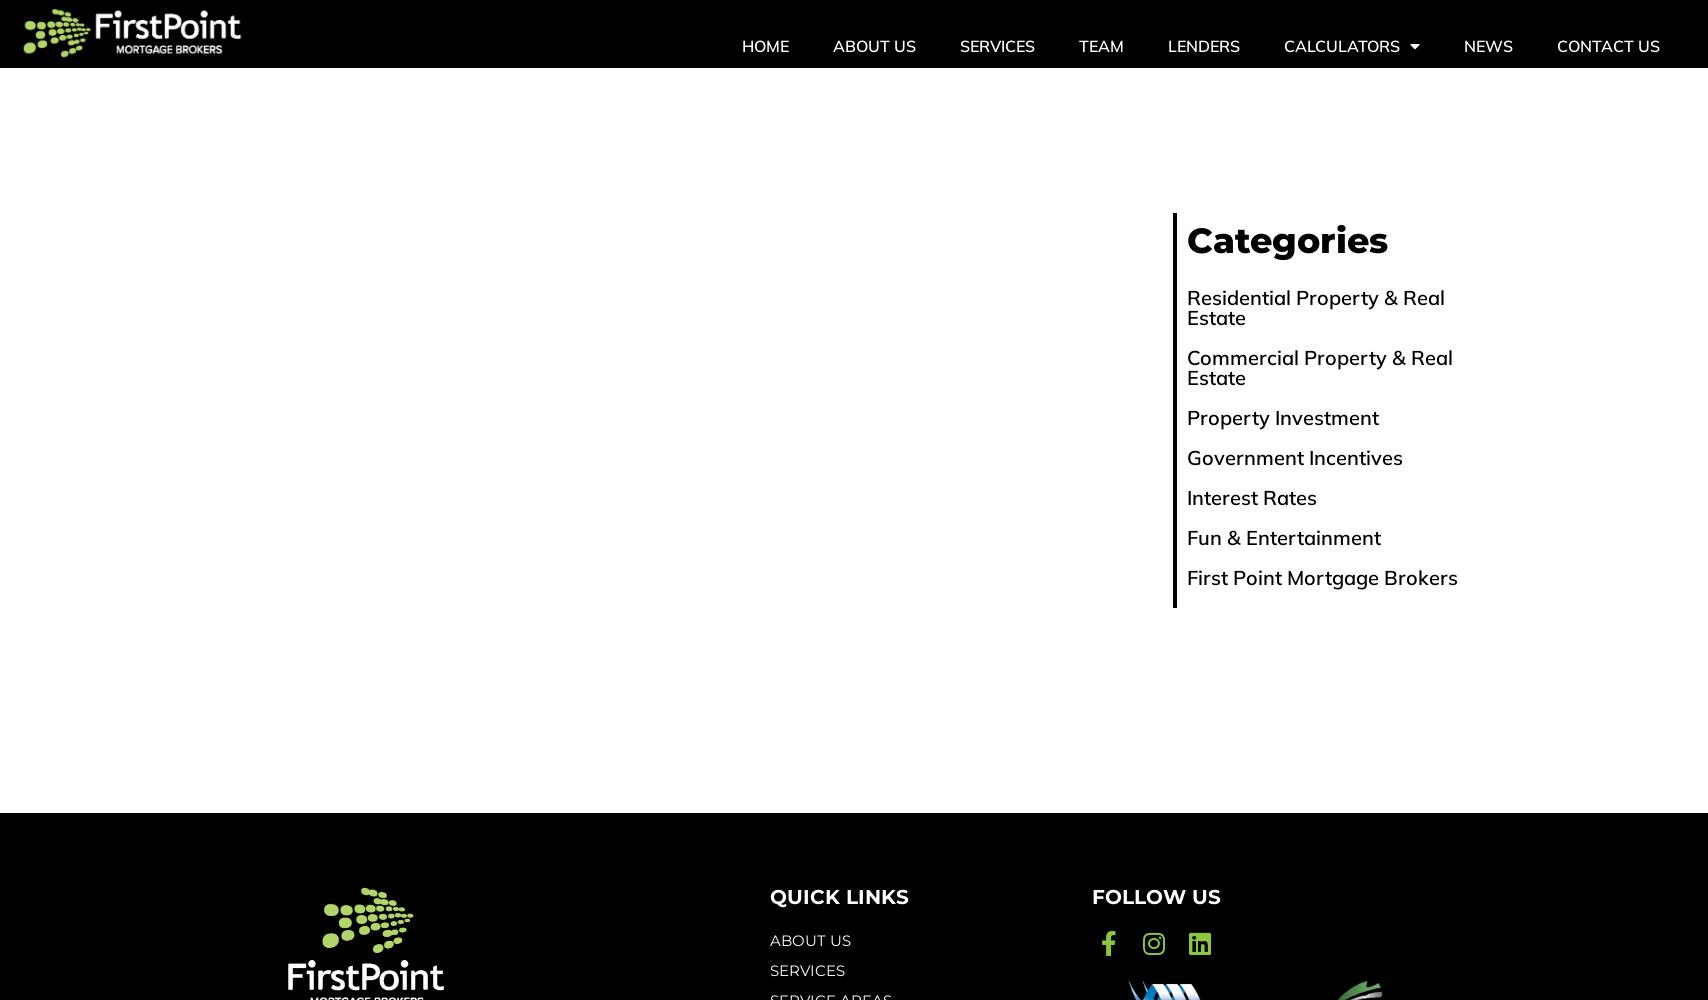 The height and width of the screenshot is (1000, 1708). Describe the element at coordinates (1286, 239) in the screenshot. I see `'Categories'` at that location.